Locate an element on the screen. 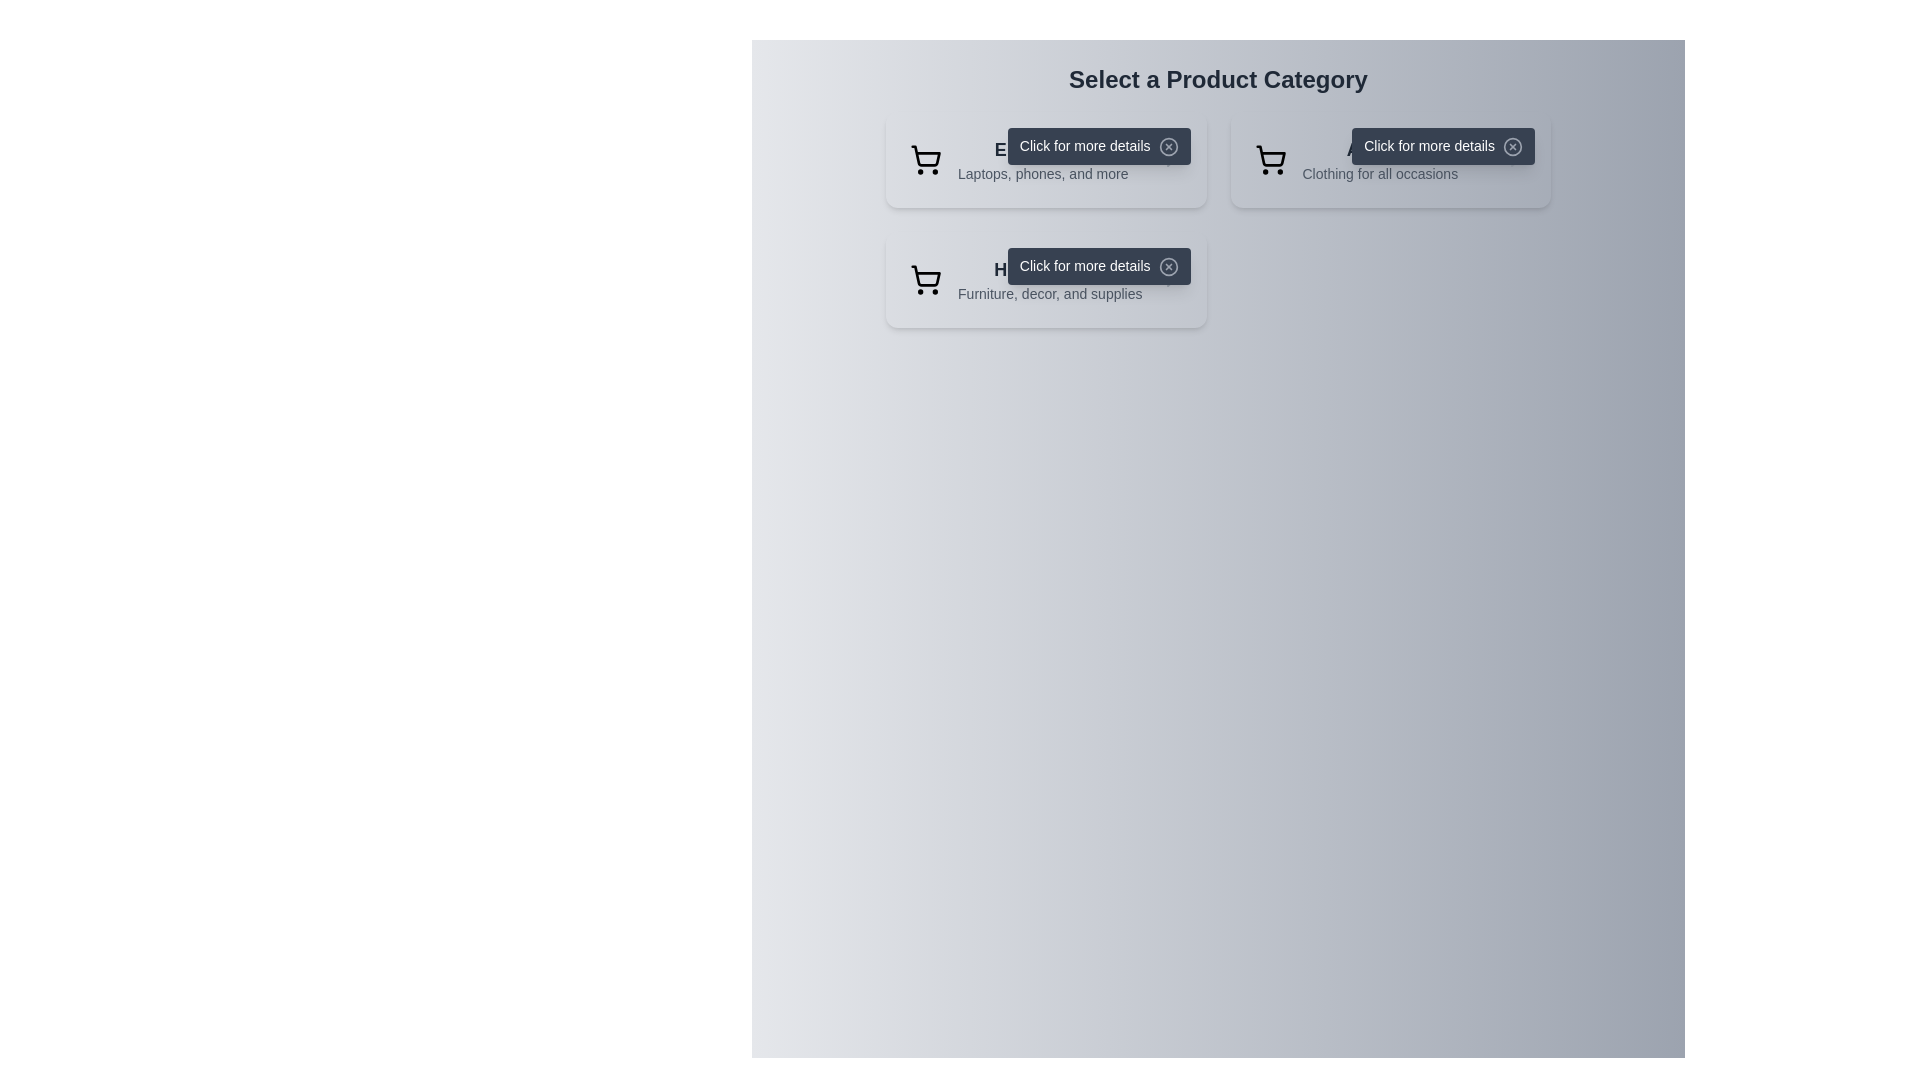 This screenshot has height=1080, width=1920. the close button located at the top-right corner of the card layout that displays 'Click for more details' is located at coordinates (1512, 146).